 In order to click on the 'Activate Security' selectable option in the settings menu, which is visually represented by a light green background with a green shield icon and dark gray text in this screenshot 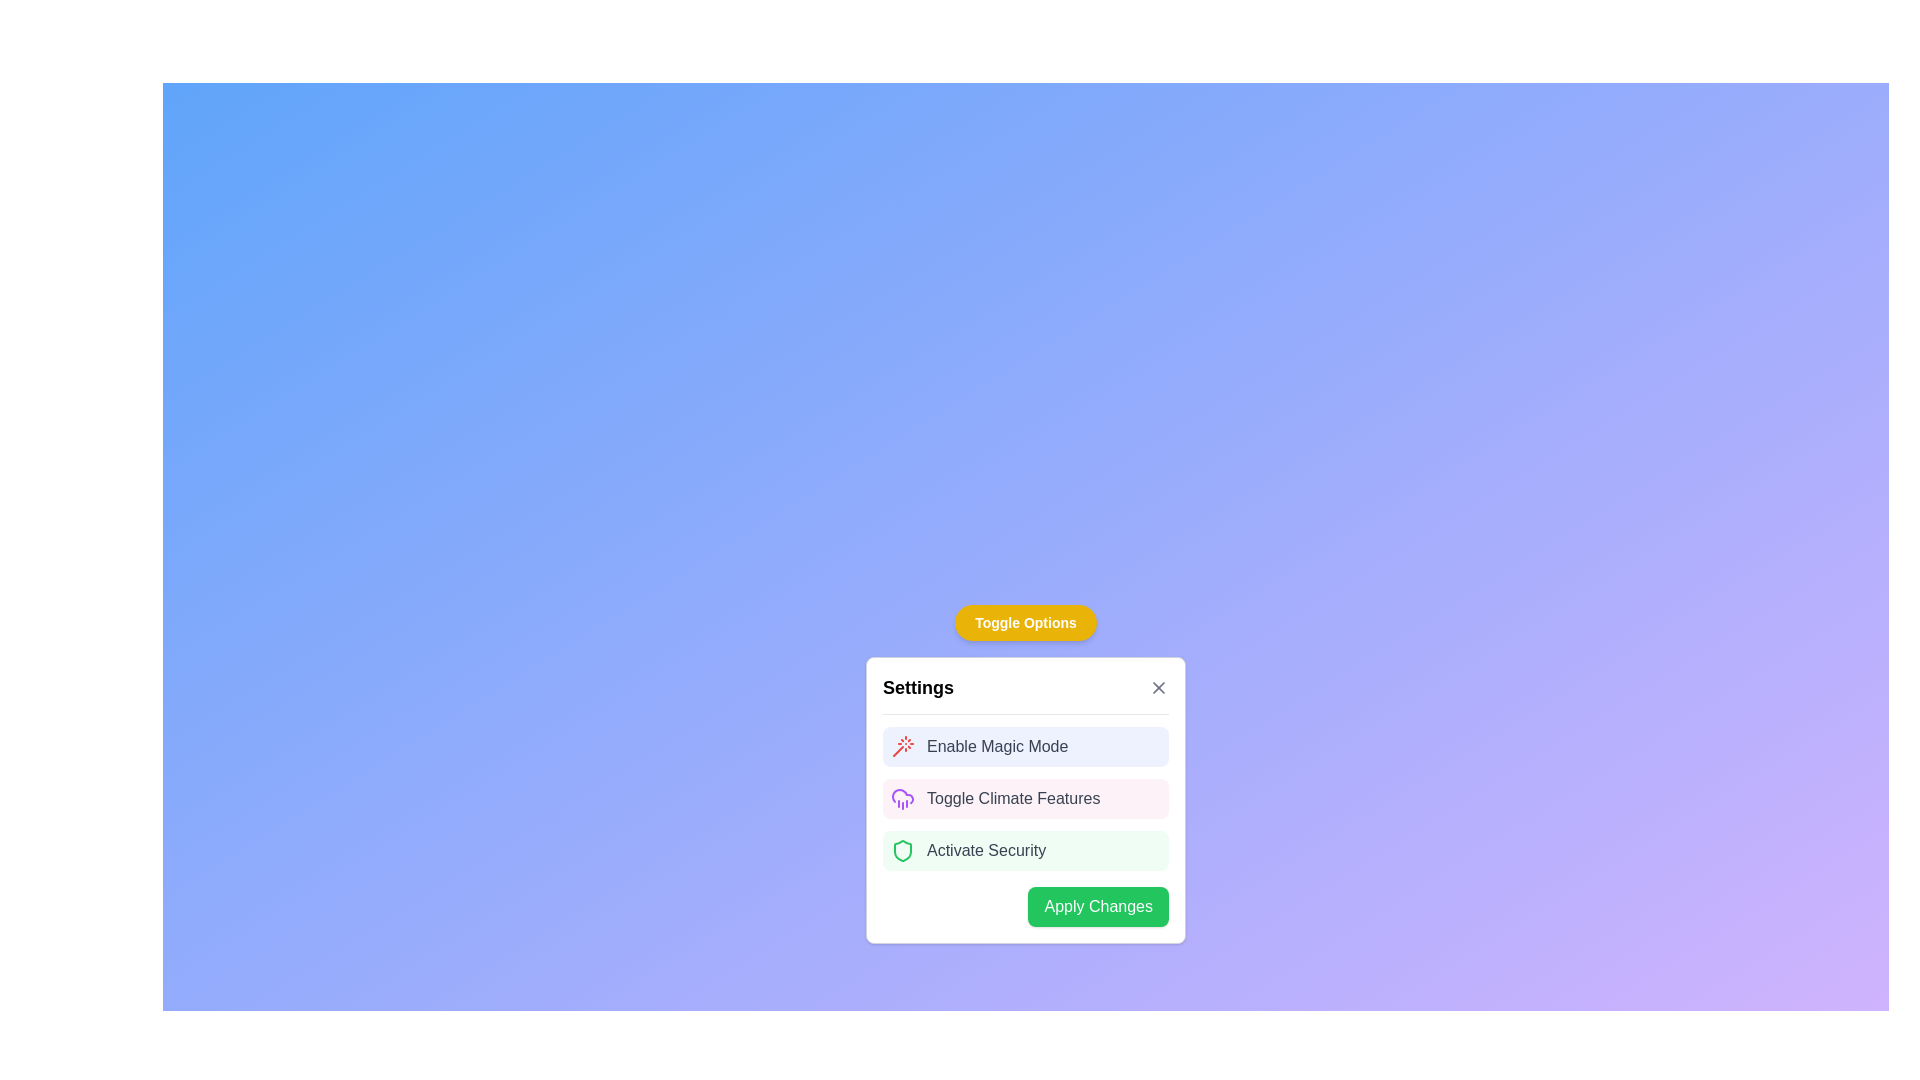, I will do `click(1026, 851)`.